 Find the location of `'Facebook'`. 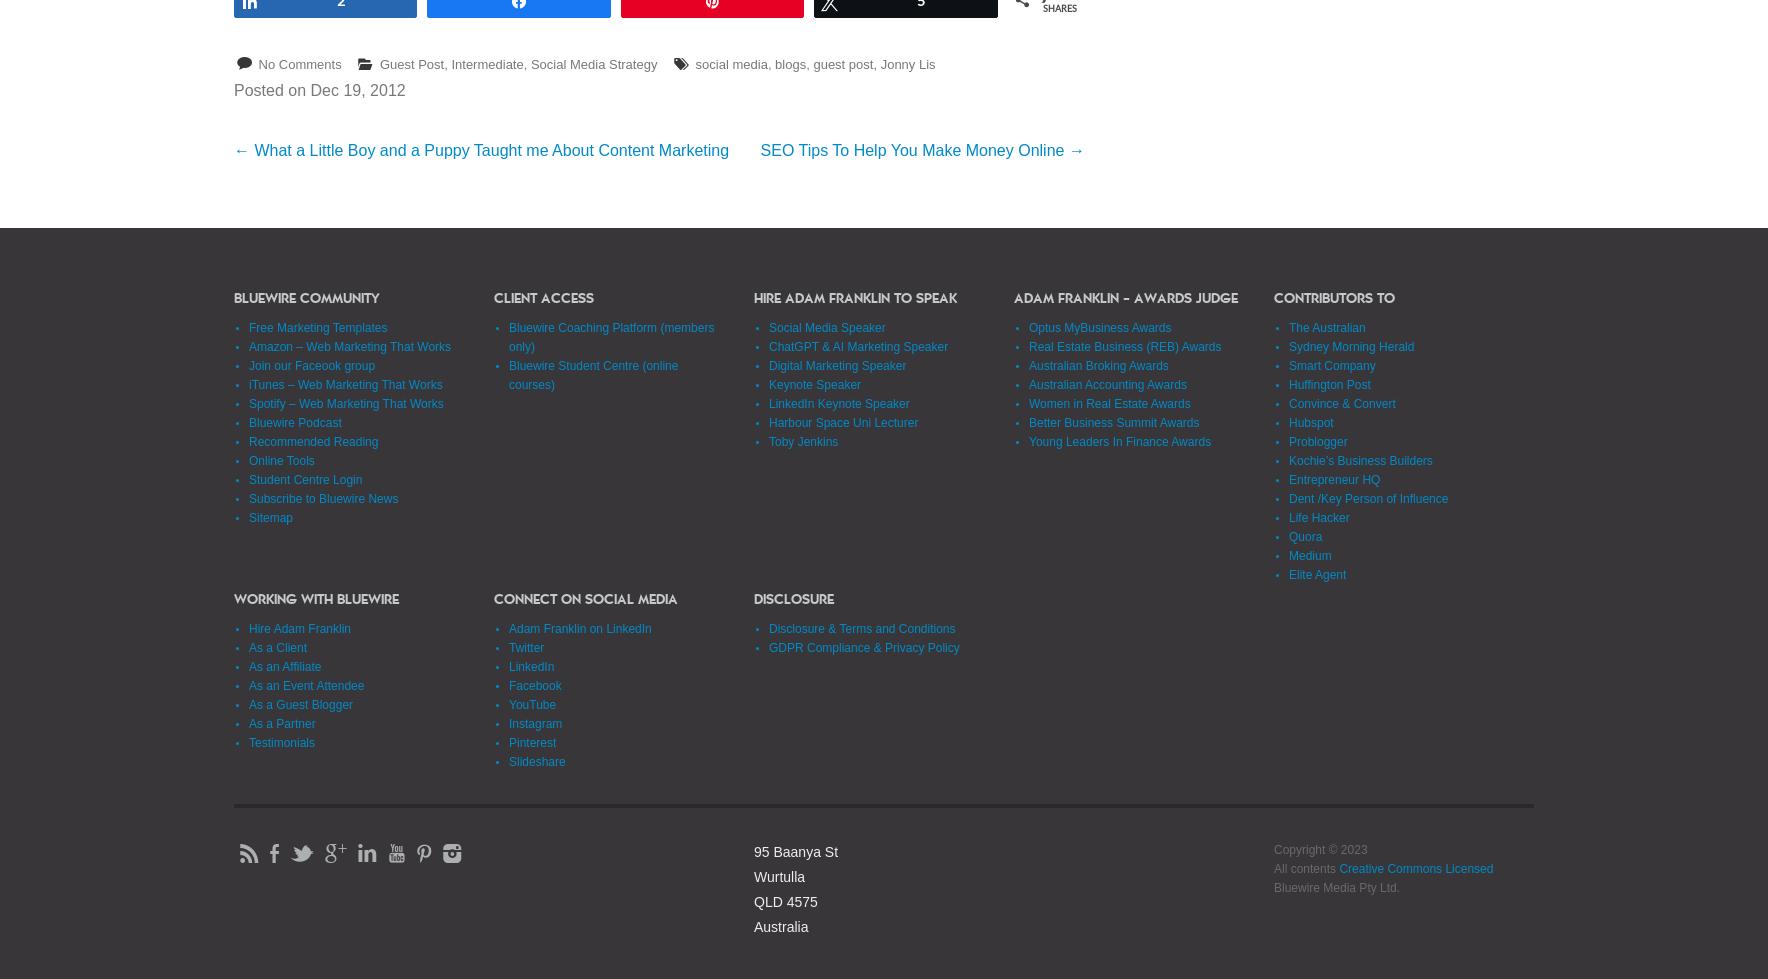

'Facebook' is located at coordinates (533, 684).